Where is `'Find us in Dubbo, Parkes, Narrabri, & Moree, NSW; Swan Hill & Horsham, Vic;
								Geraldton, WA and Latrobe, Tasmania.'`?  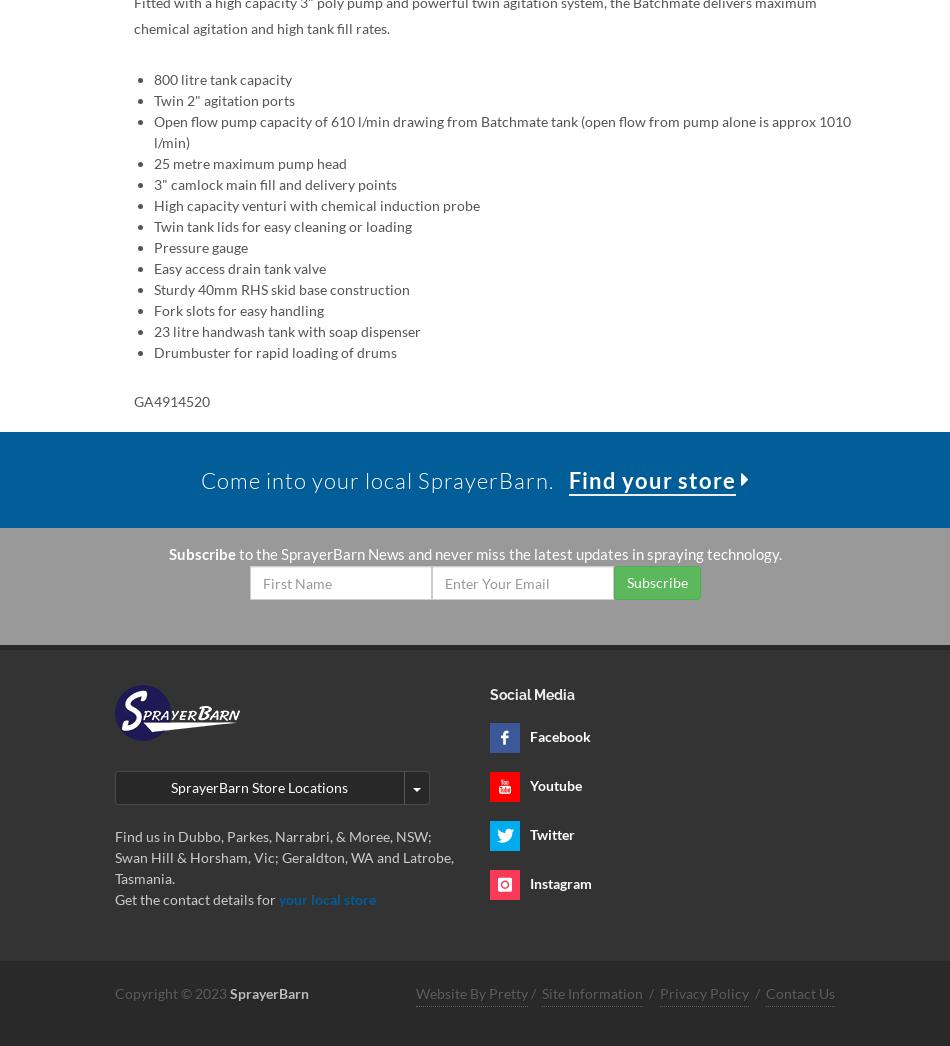 'Find us in Dubbo, Parkes, Narrabri, & Moree, NSW; Swan Hill & Horsham, Vic;
								Geraldton, WA and Latrobe, Tasmania.' is located at coordinates (283, 856).